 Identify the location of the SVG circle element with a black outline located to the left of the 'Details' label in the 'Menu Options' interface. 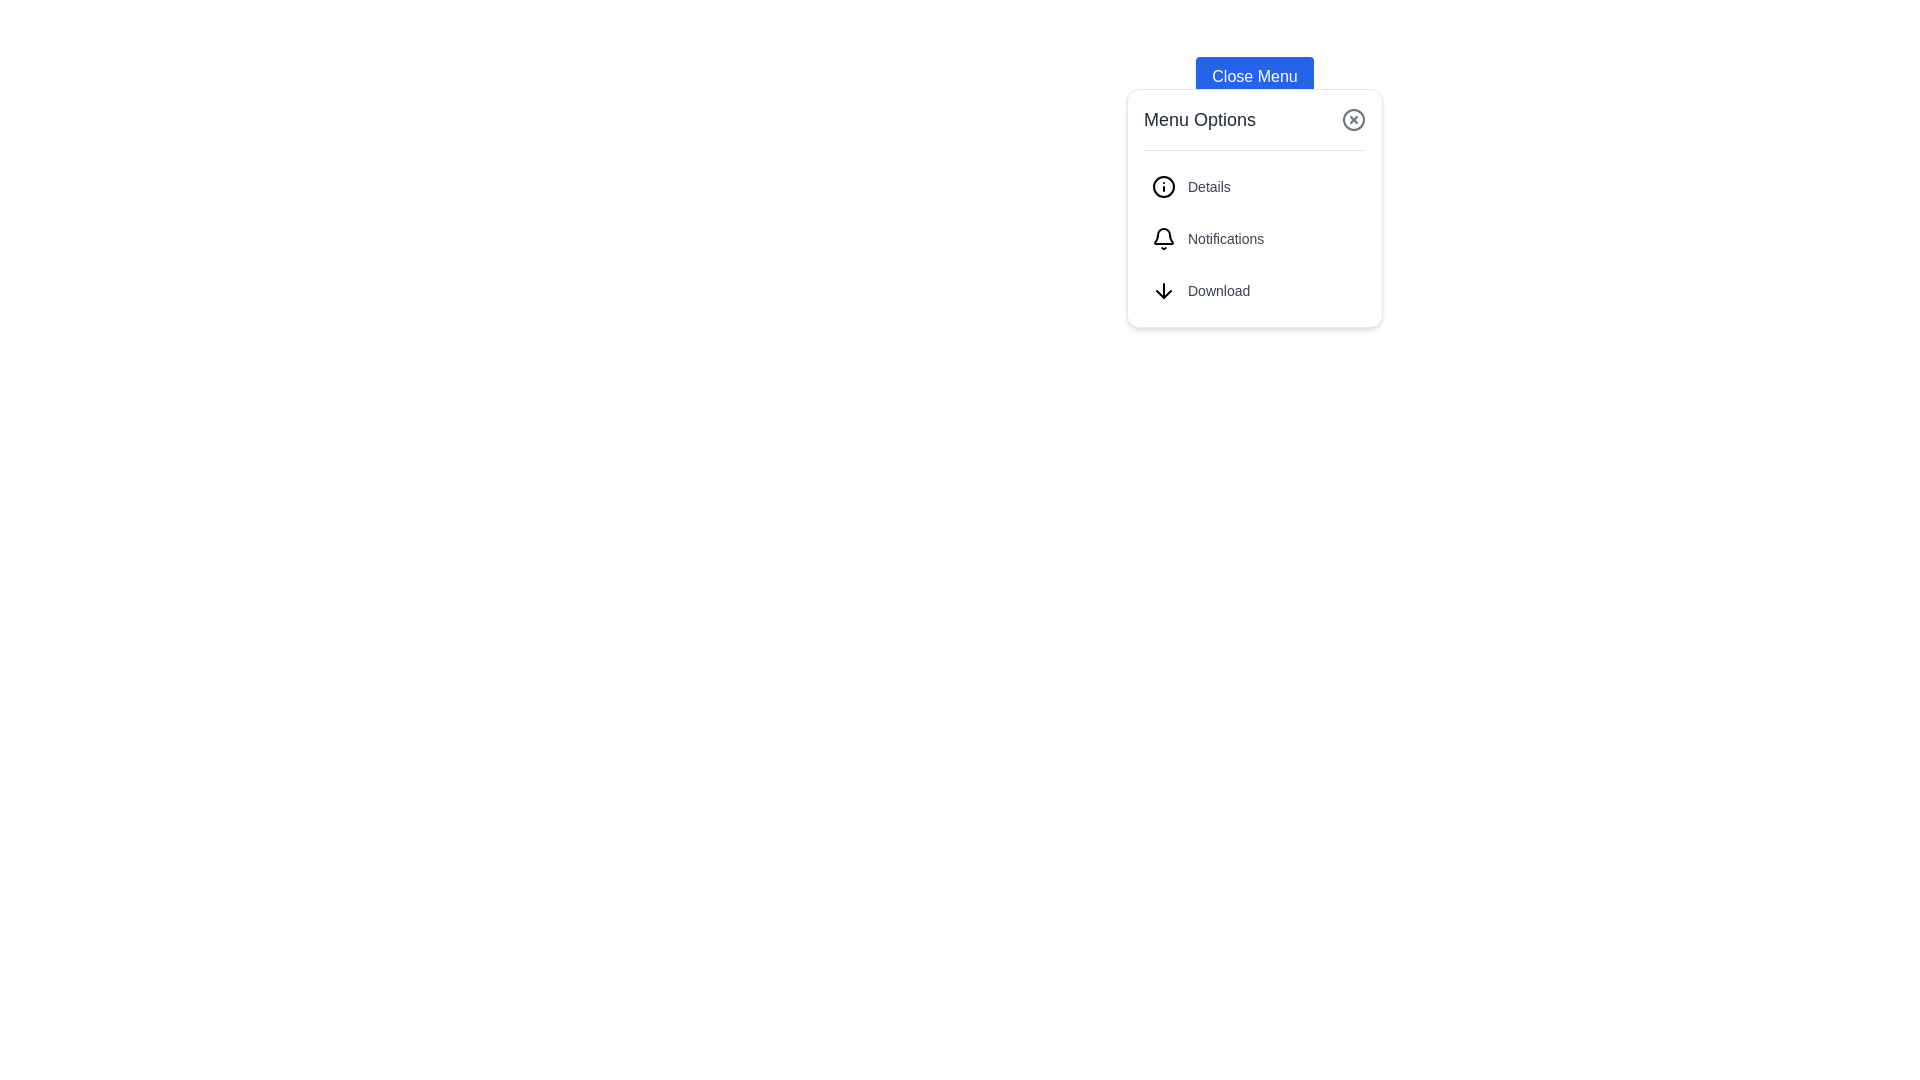
(1163, 186).